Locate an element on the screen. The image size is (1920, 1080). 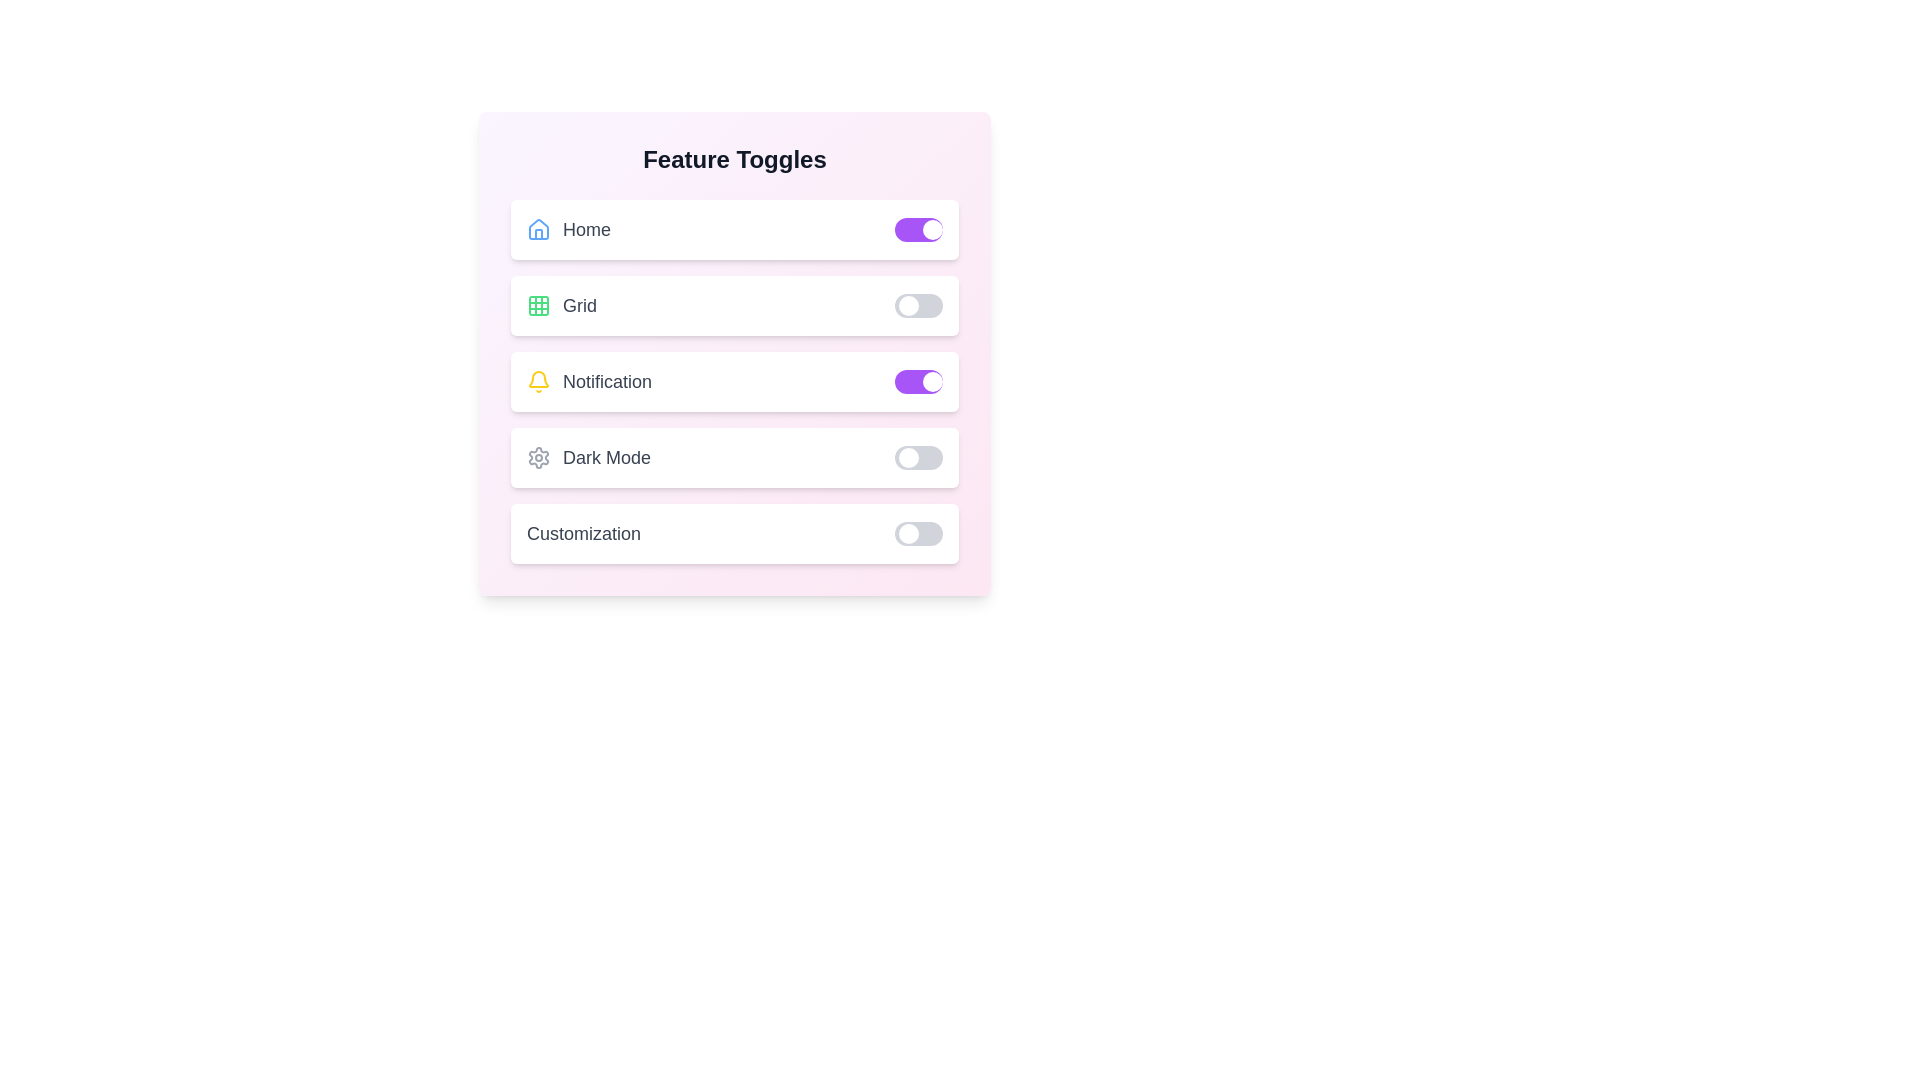
the 'Home' toggle icon, which is the first icon in the 'Feature Toggles' menu, located to the left of the 'Home' label is located at coordinates (538, 229).